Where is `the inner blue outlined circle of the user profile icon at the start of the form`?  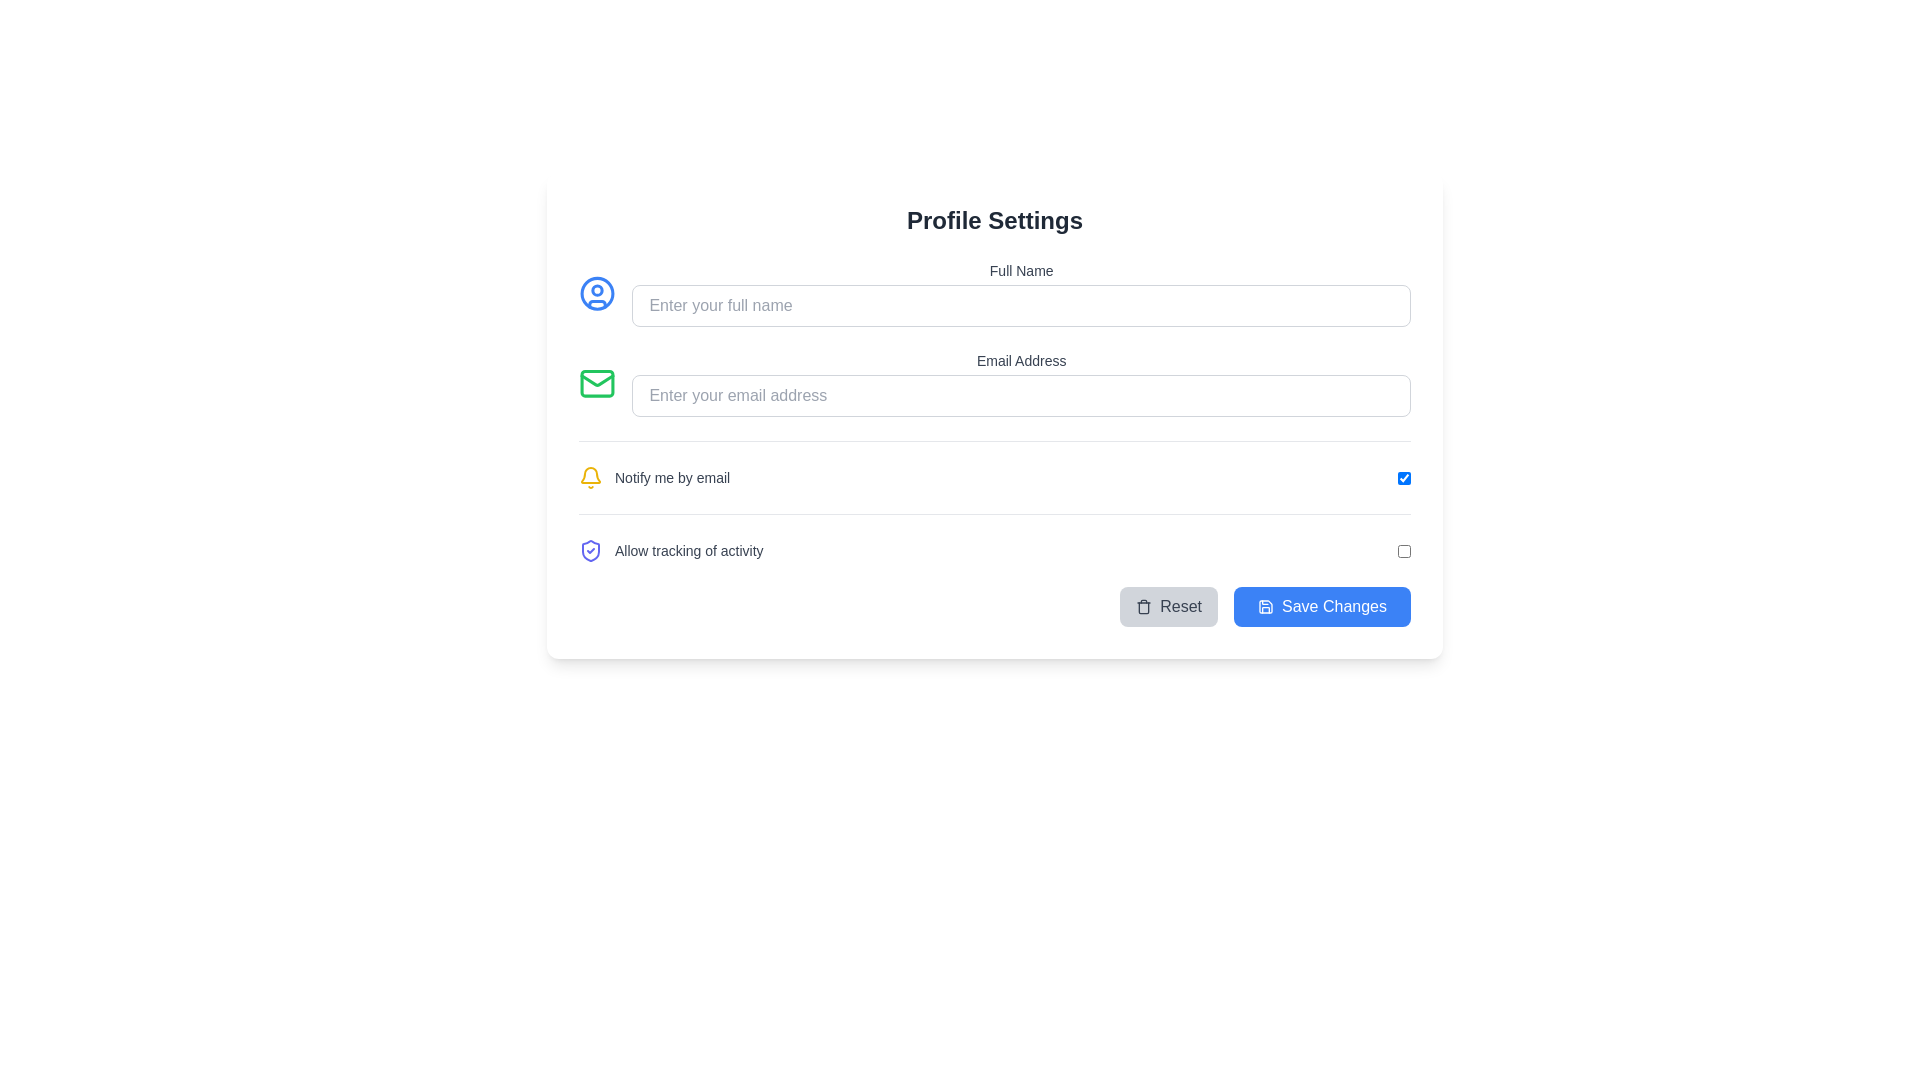
the inner blue outlined circle of the user profile icon at the start of the form is located at coordinates (596, 293).